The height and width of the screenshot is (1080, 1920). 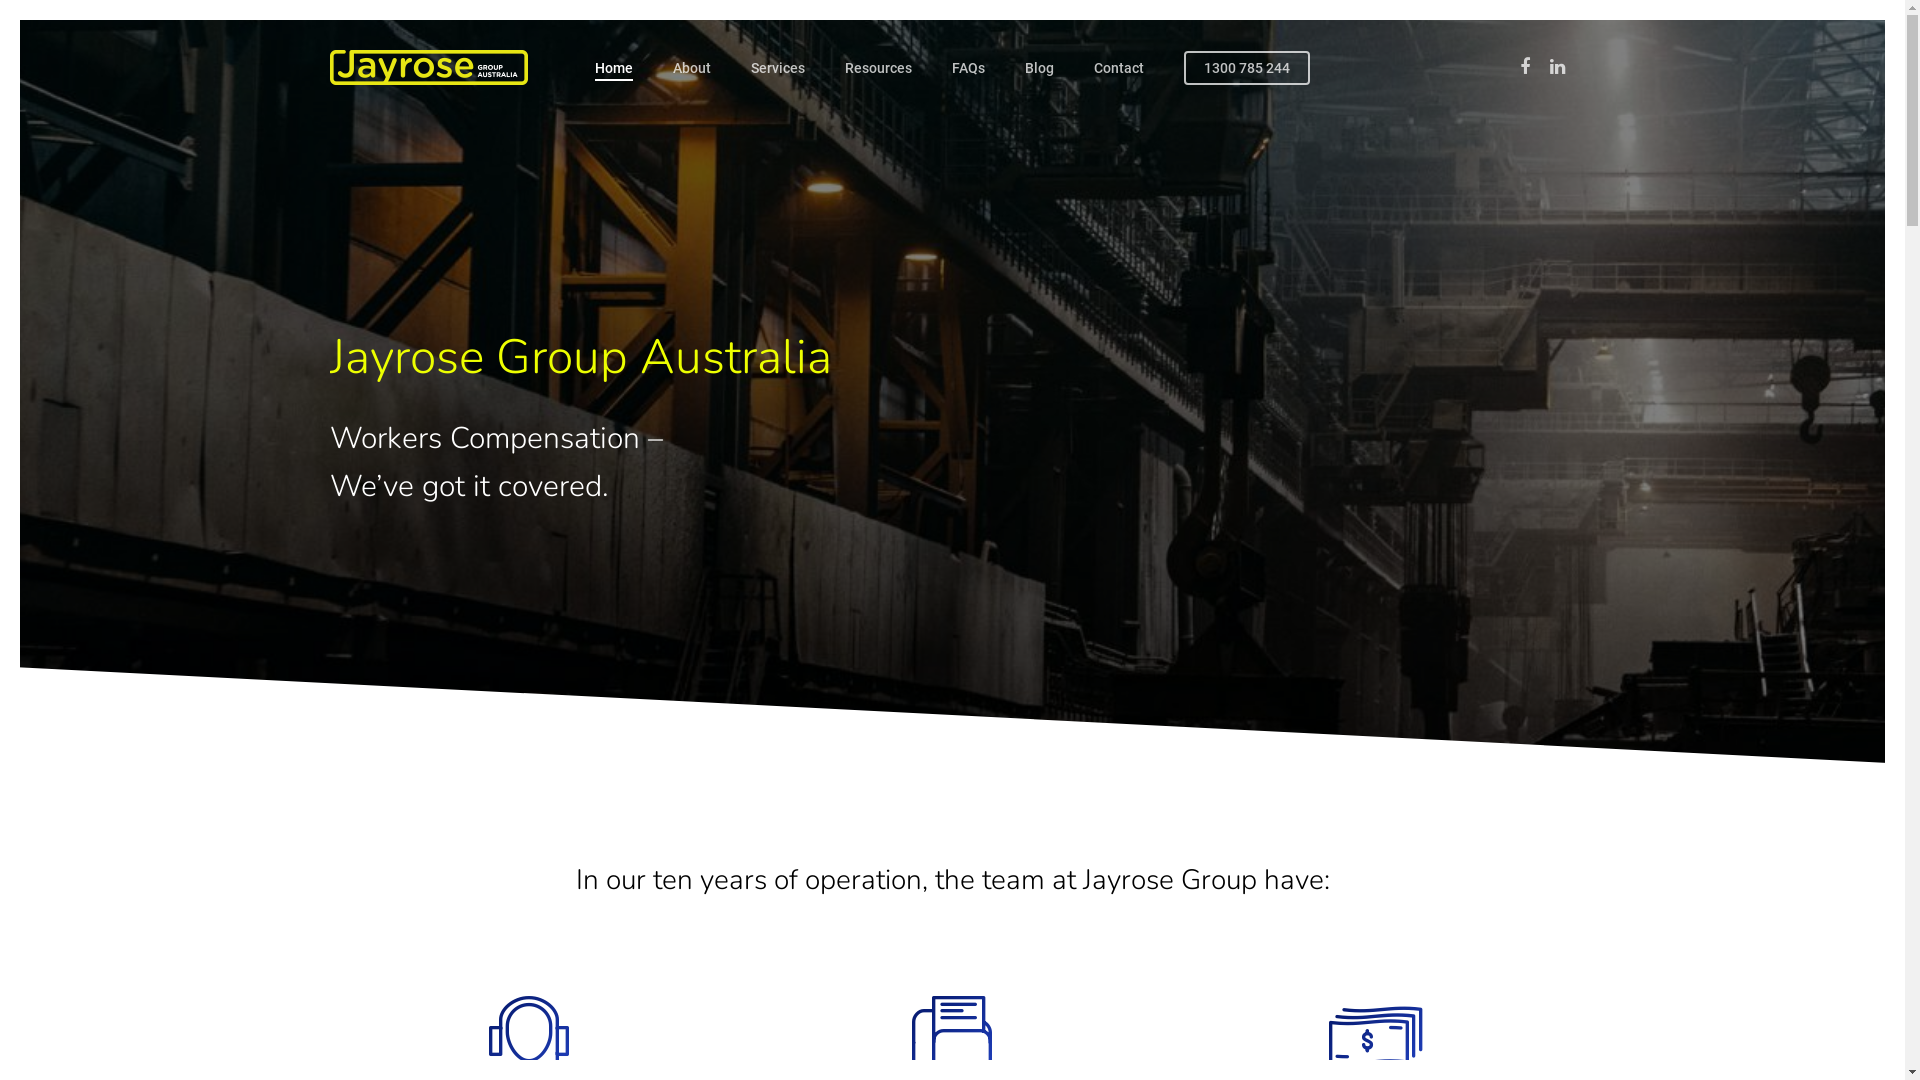 What do you see at coordinates (1184, 67) in the screenshot?
I see `'1300 785 244'` at bounding box center [1184, 67].